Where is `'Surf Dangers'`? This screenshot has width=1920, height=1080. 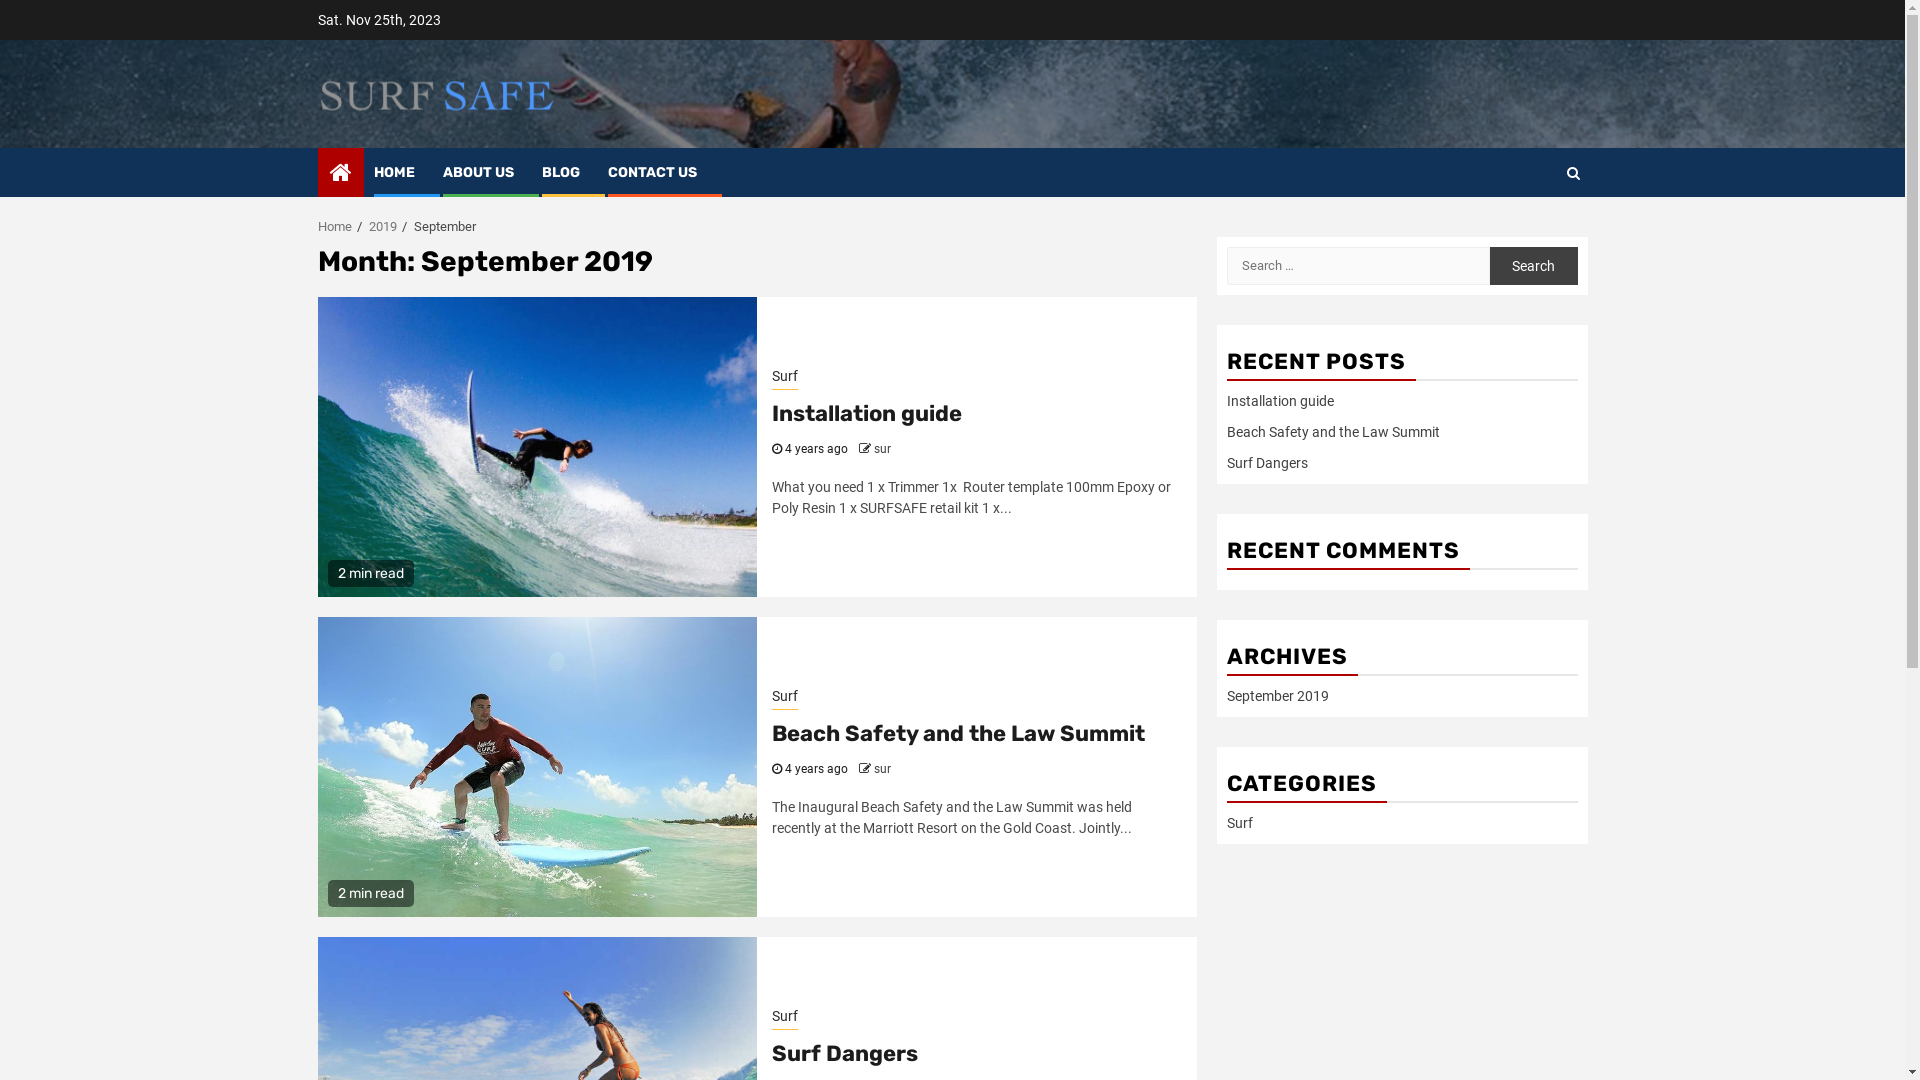
'Surf Dangers' is located at coordinates (1265, 462).